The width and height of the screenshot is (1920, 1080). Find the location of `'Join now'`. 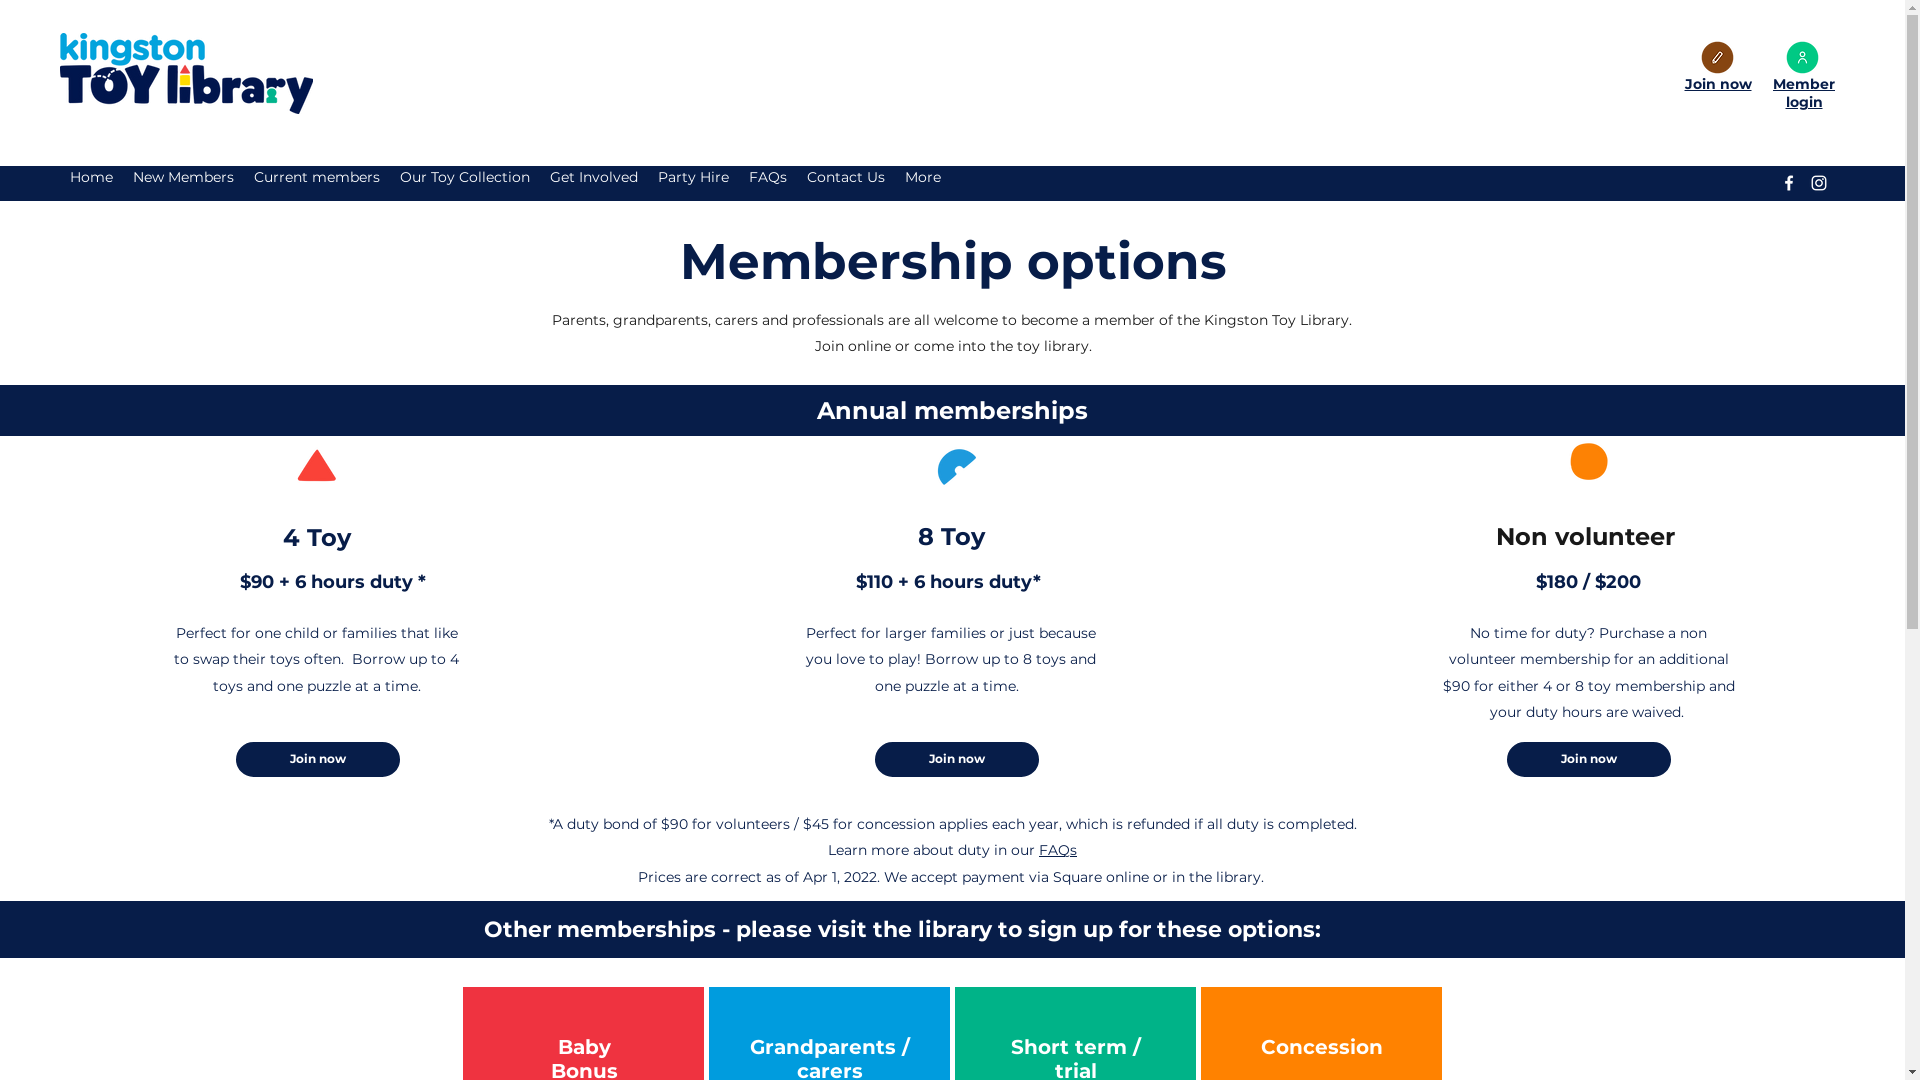

'Join now' is located at coordinates (1716, 83).